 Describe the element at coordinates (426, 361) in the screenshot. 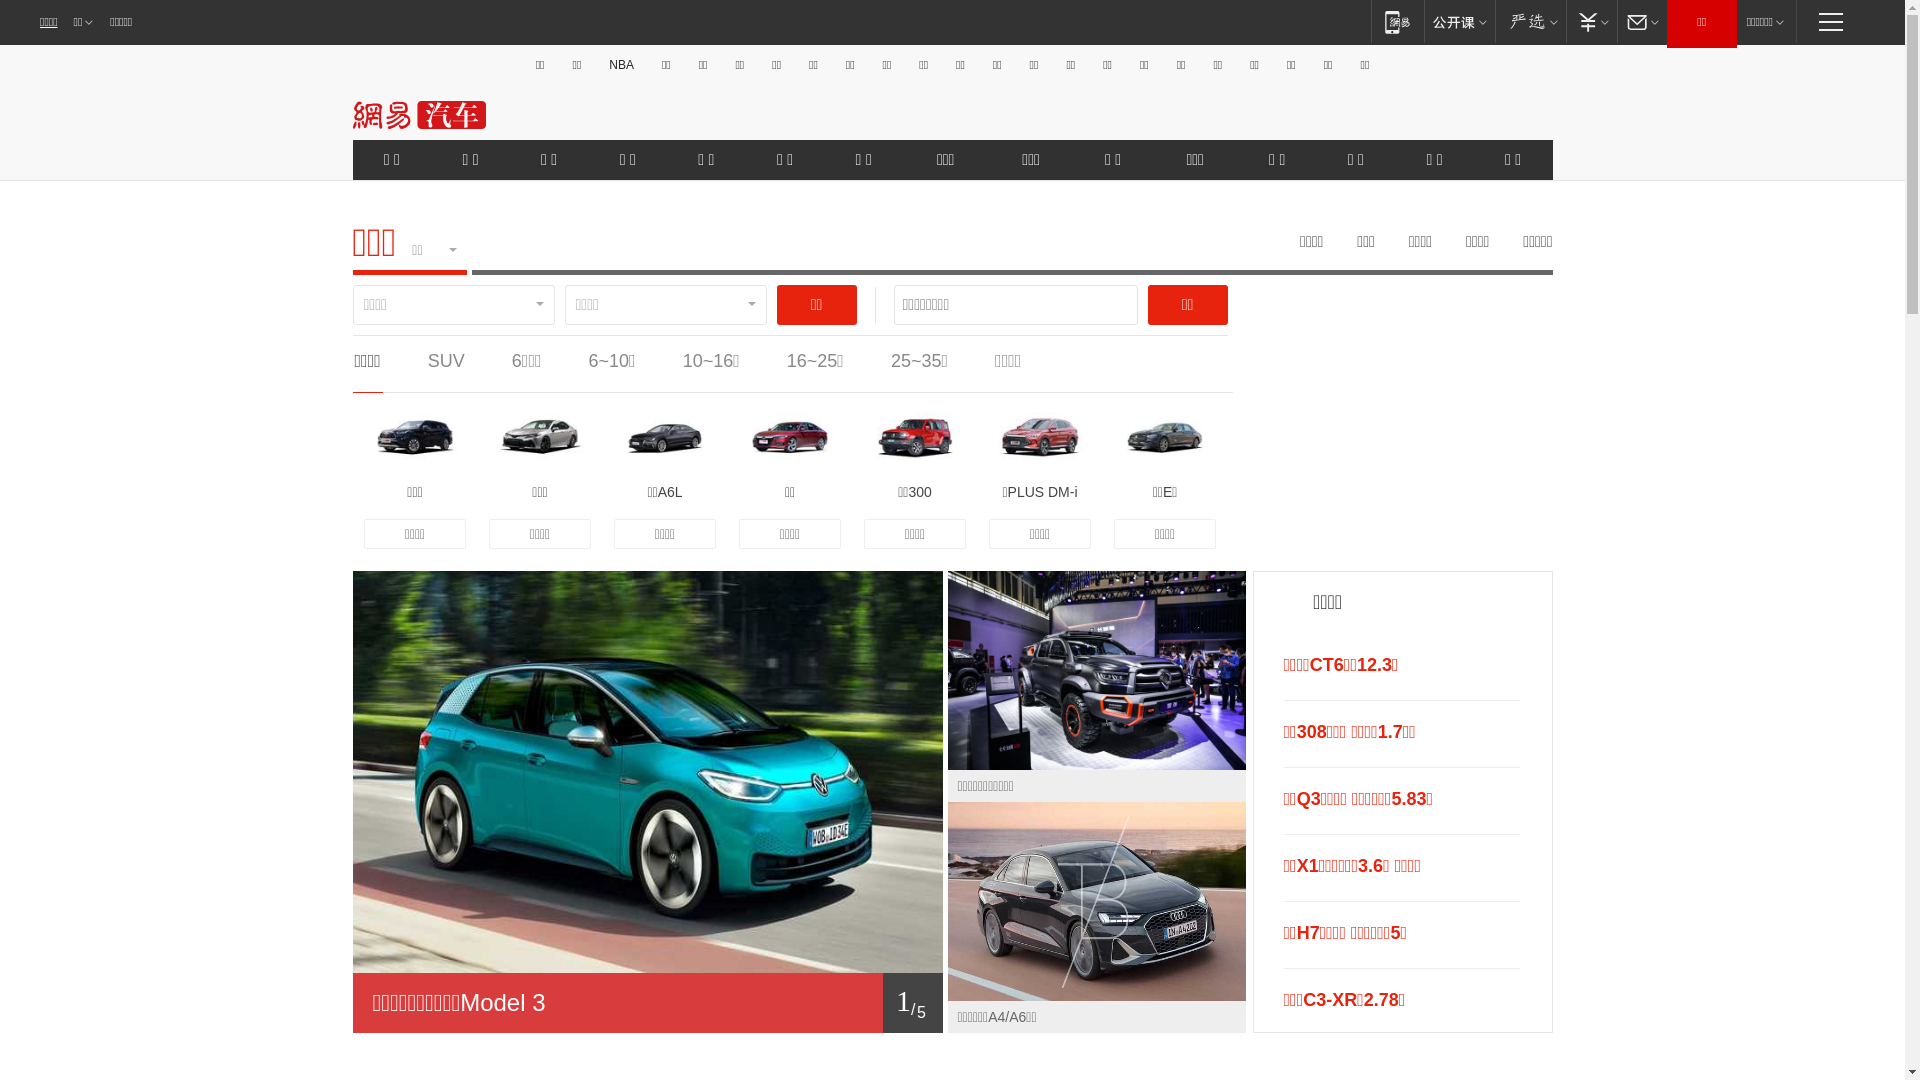

I see `'SUV'` at that location.